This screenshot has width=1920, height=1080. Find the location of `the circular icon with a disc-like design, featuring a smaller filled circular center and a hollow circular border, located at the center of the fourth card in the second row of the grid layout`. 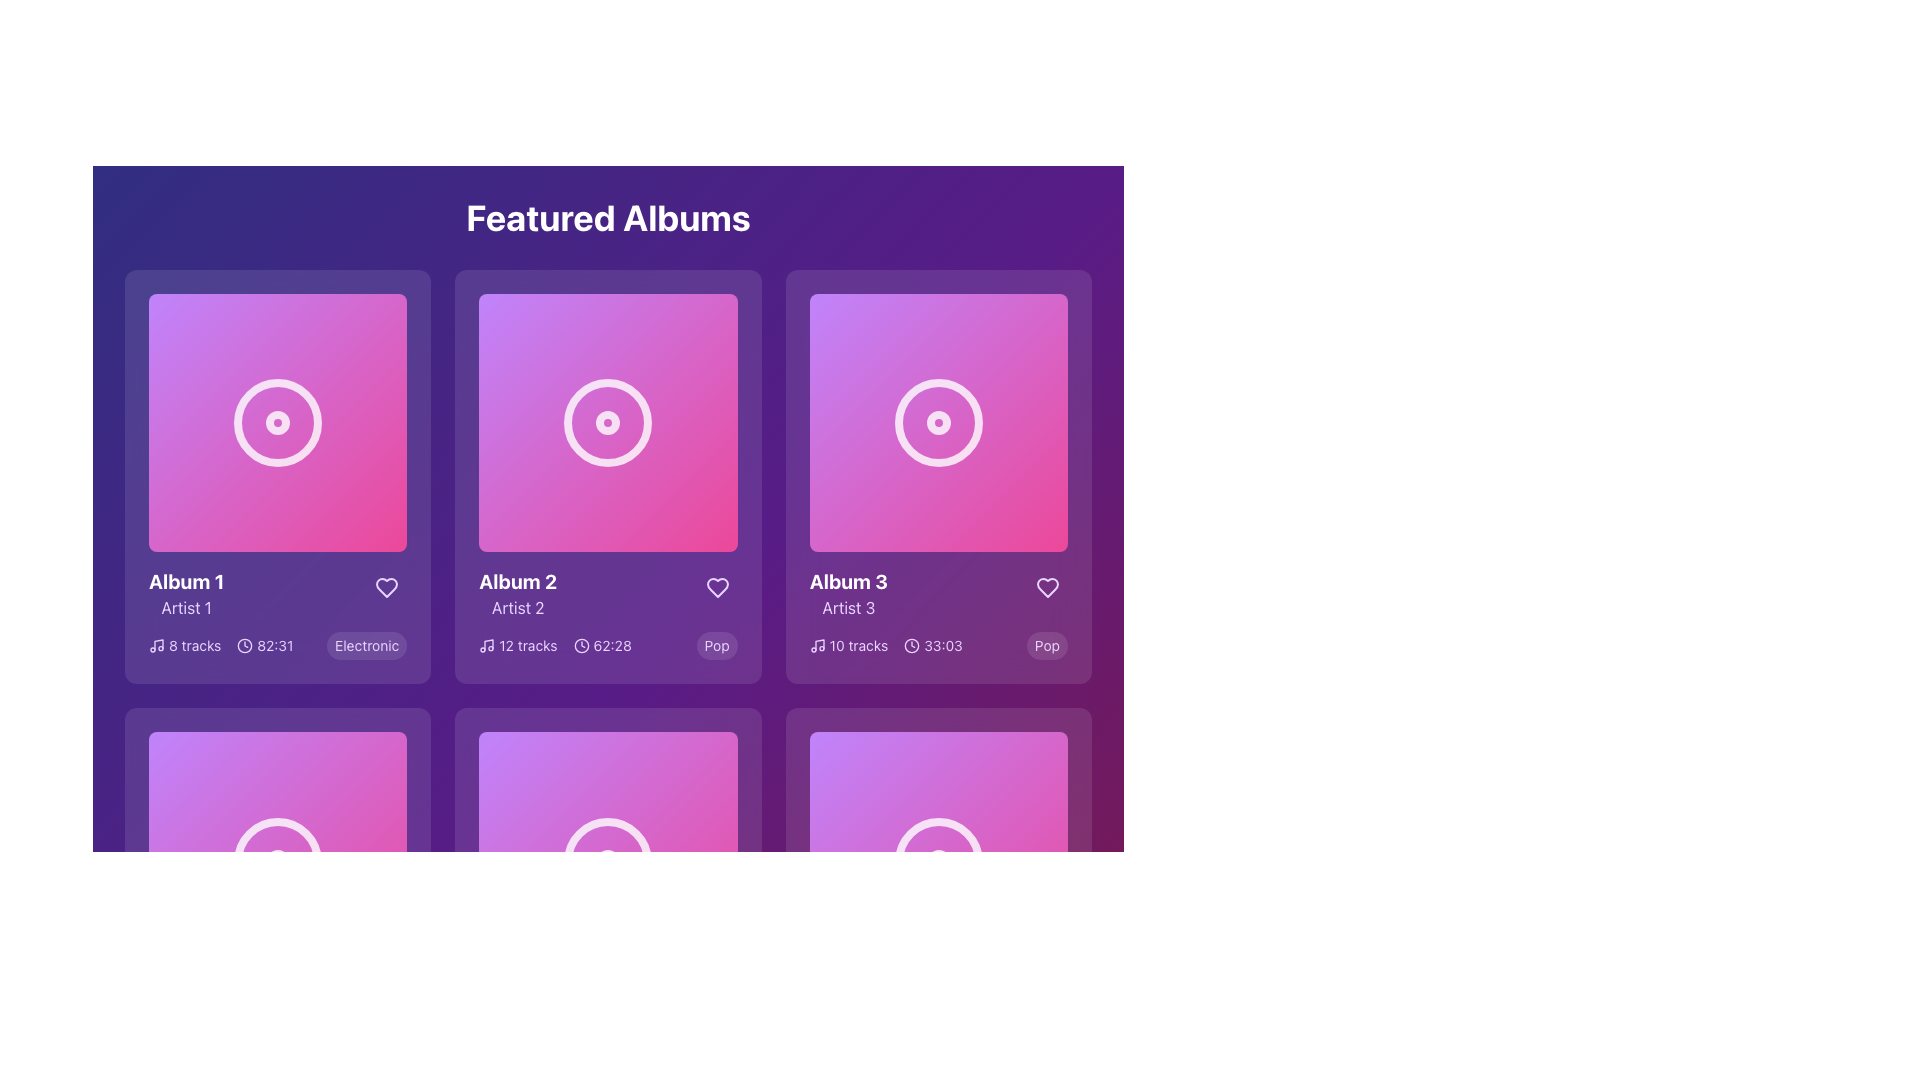

the circular icon with a disc-like design, featuring a smaller filled circular center and a hollow circular border, located at the center of the fourth card in the second row of the grid layout is located at coordinates (277, 860).